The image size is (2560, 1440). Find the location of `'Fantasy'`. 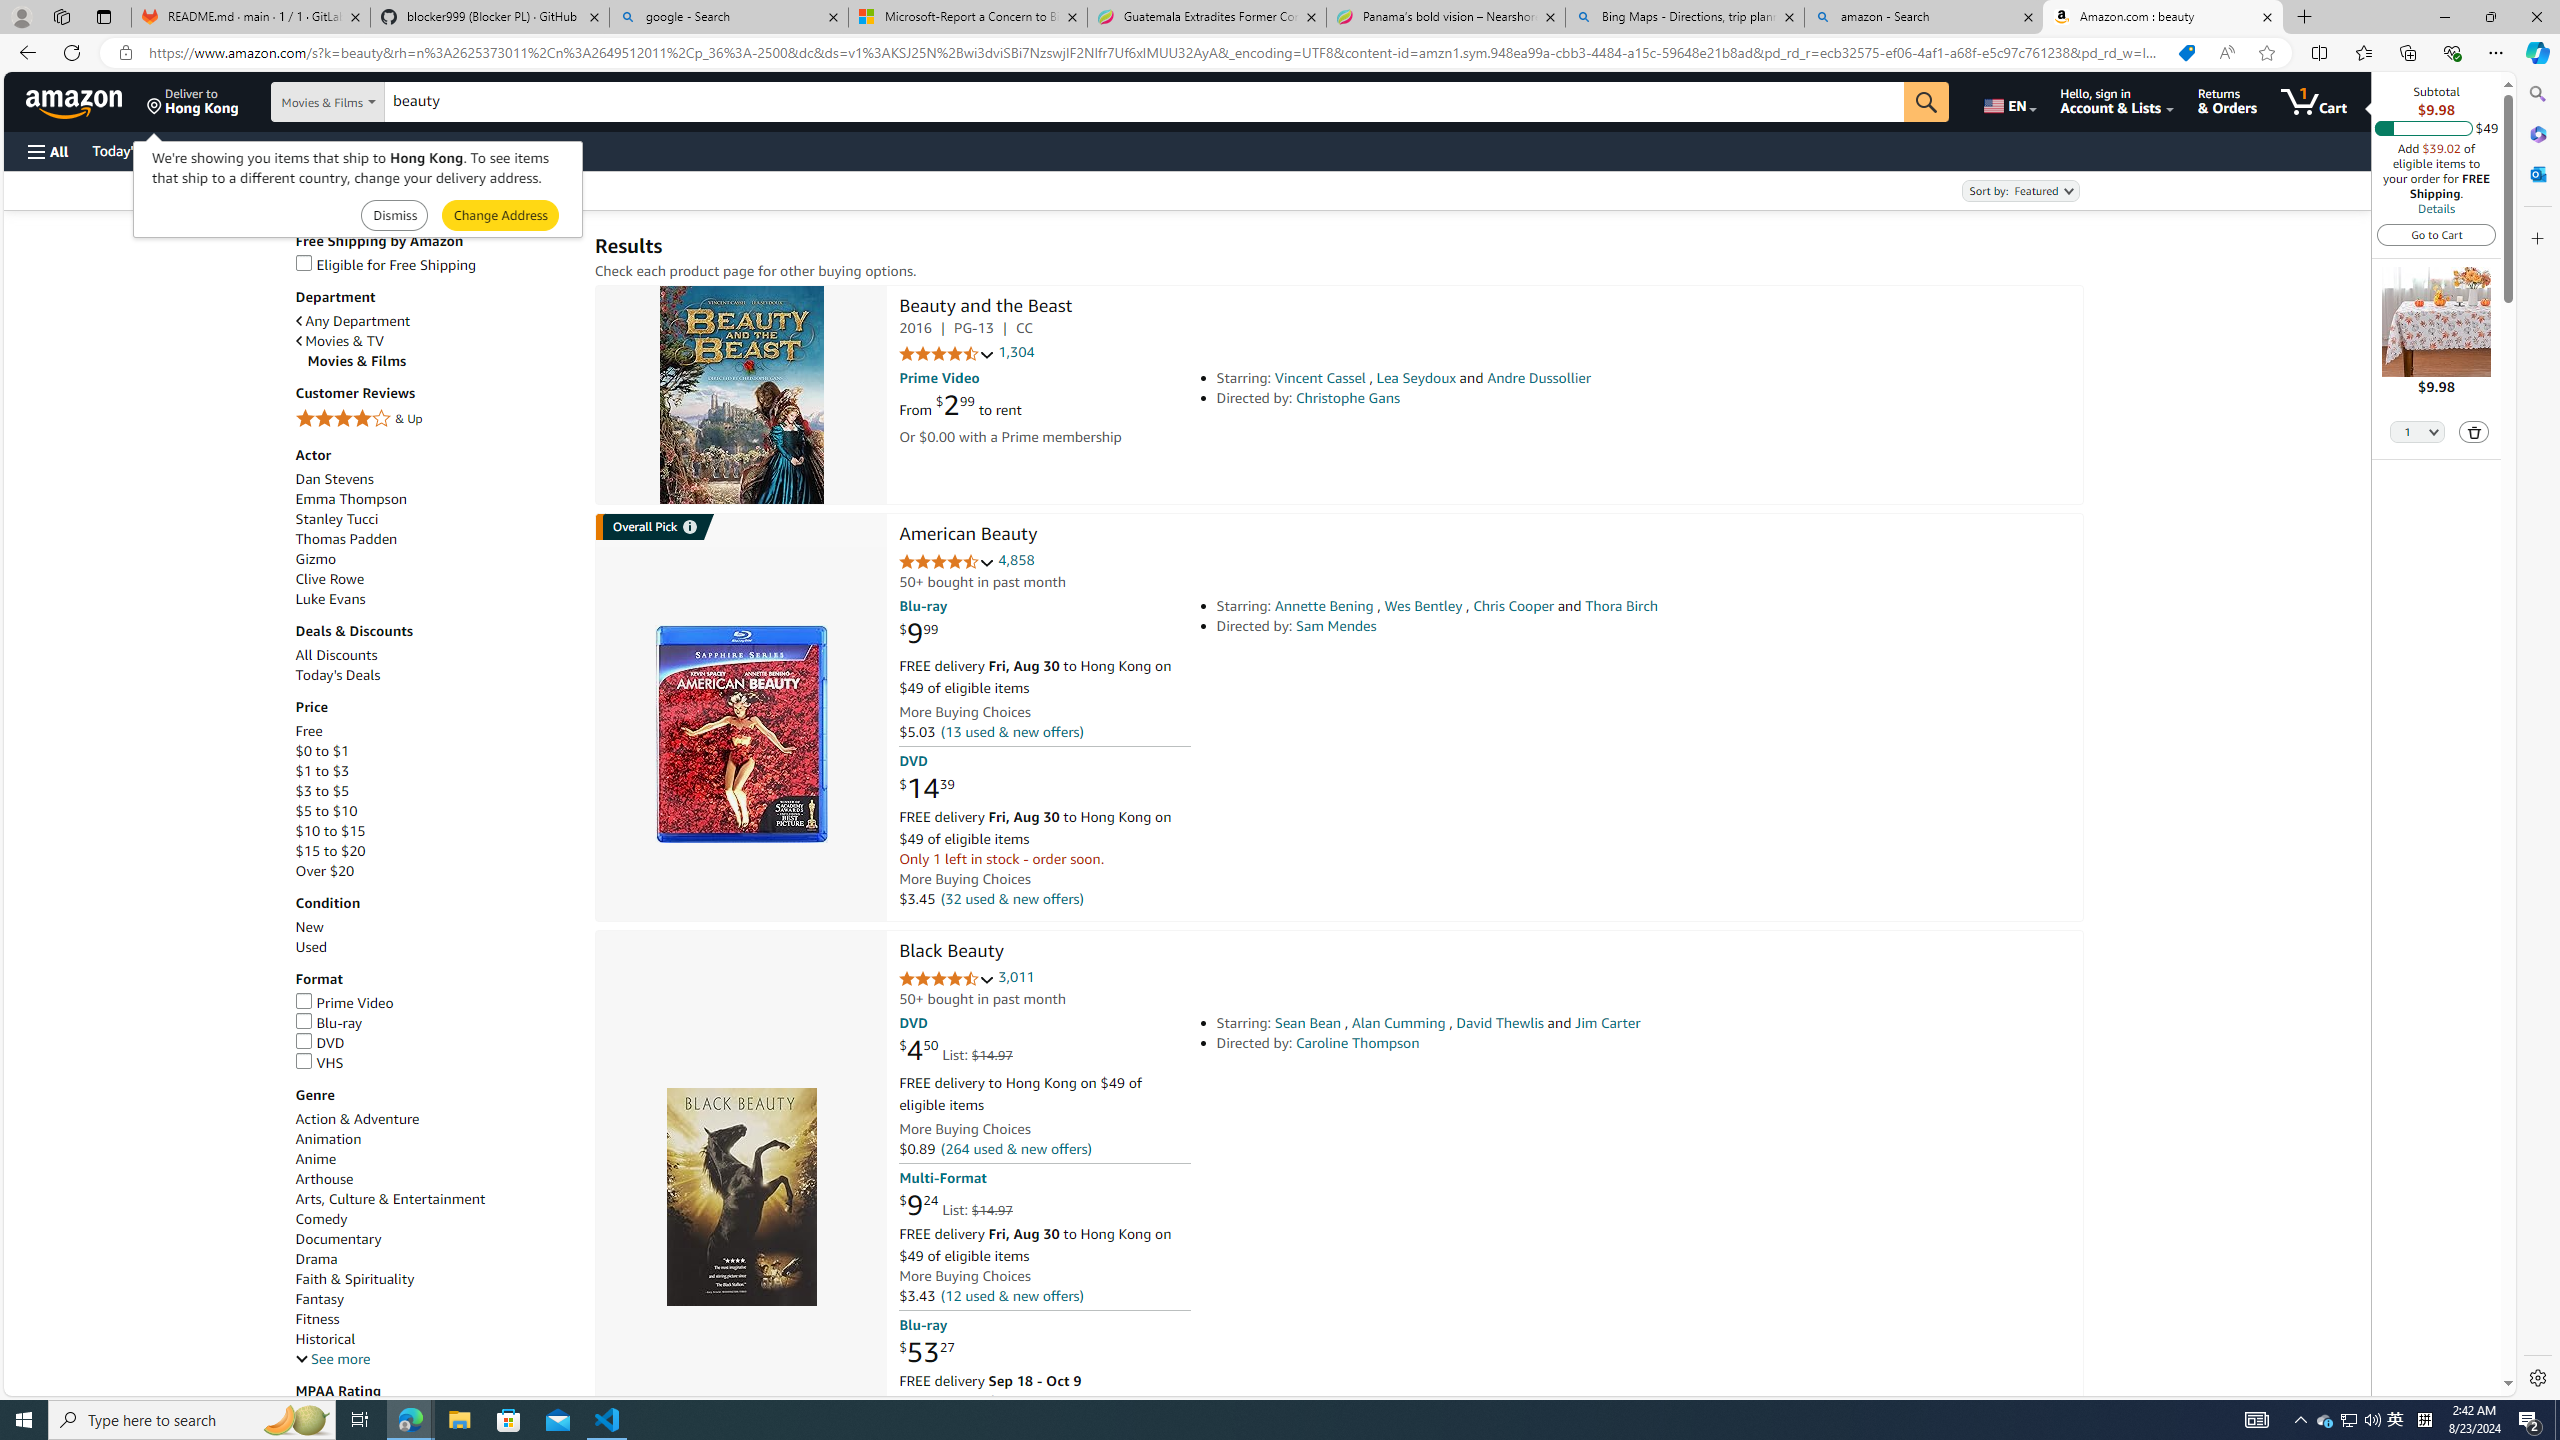

'Fantasy' is located at coordinates (319, 1298).